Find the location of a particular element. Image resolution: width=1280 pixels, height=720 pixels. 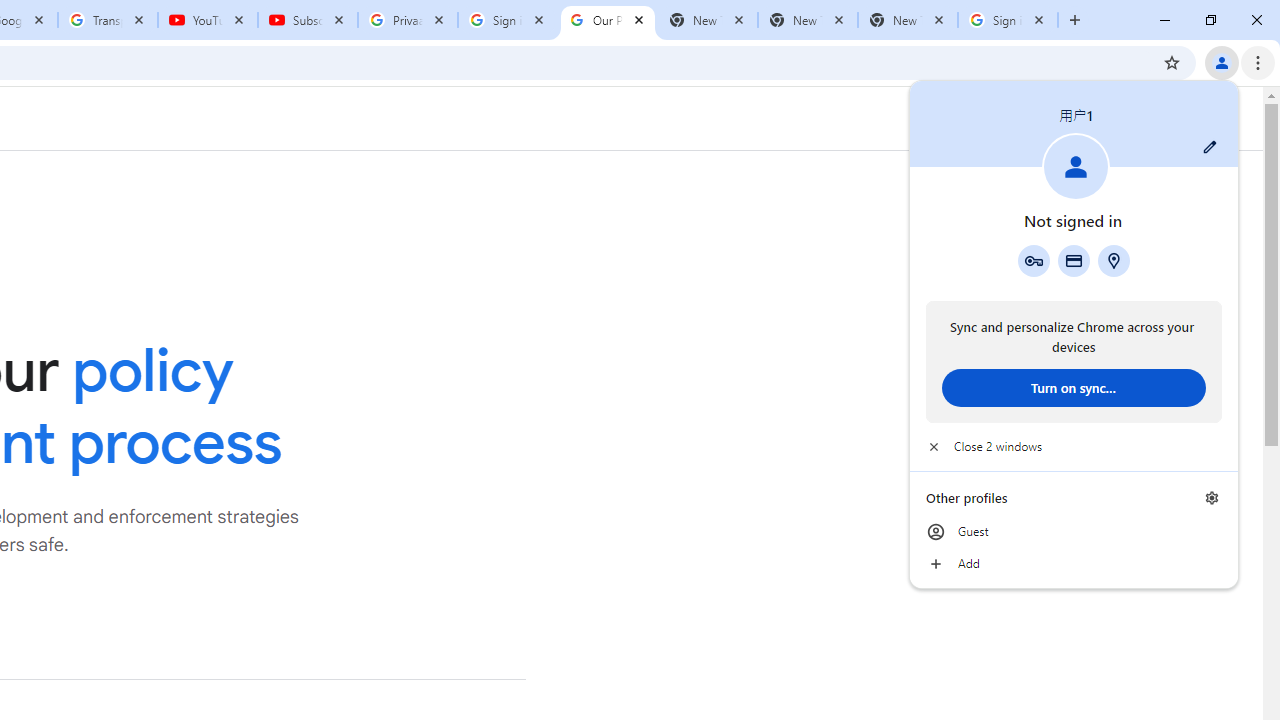

'Manage profiles' is located at coordinates (1211, 497).